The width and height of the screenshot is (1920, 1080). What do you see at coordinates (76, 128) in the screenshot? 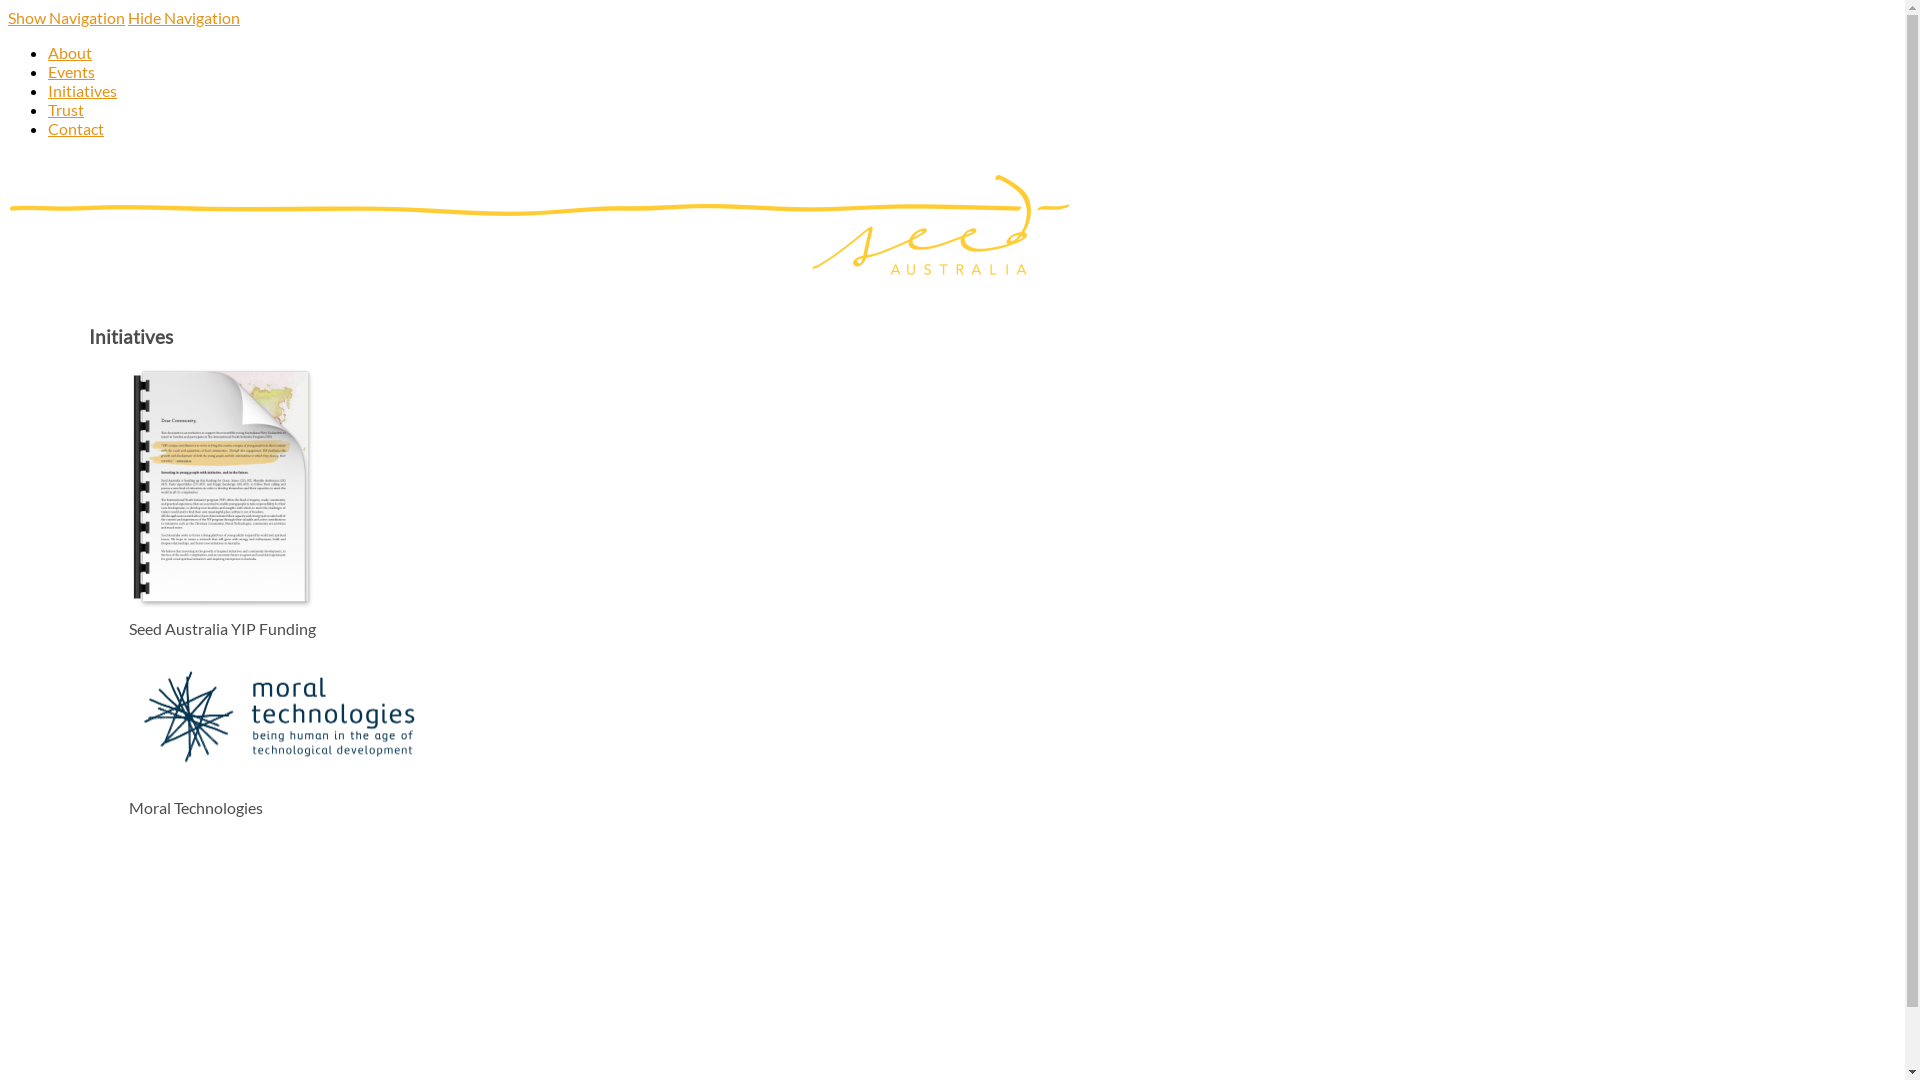
I see `'Contact'` at bounding box center [76, 128].